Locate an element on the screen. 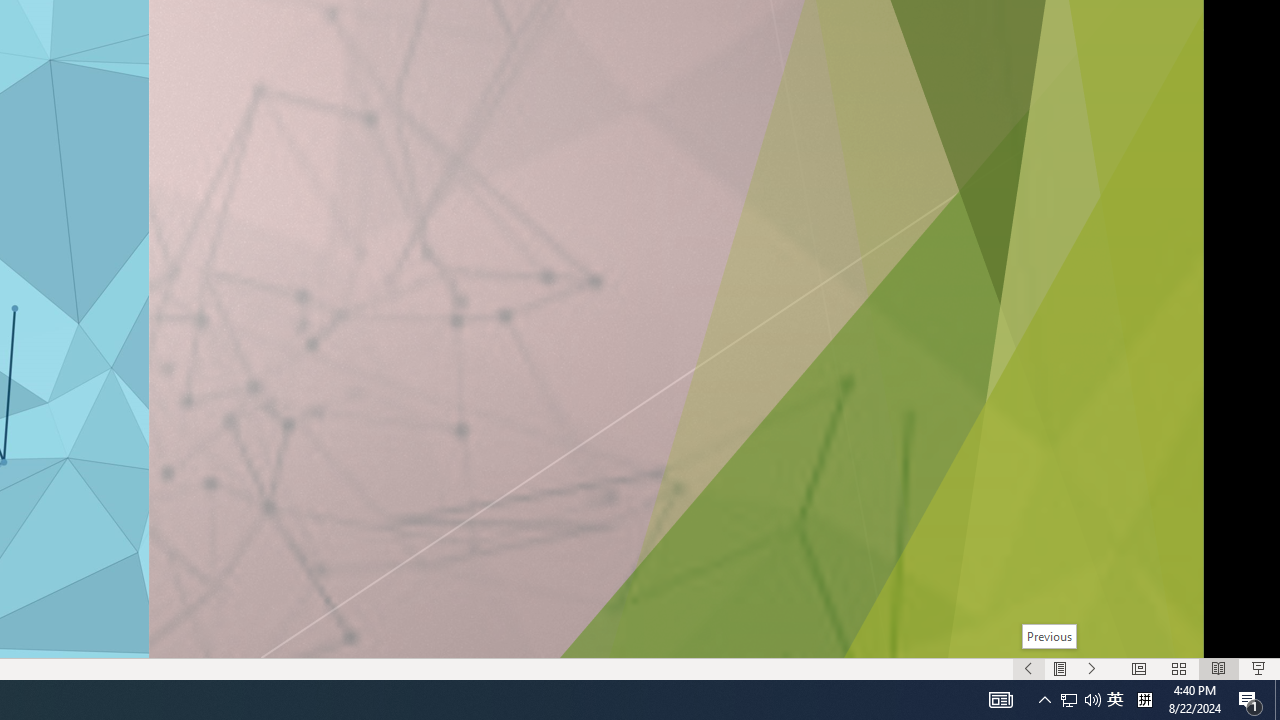 The height and width of the screenshot is (720, 1280). 'Menu On' is located at coordinates (1059, 669).